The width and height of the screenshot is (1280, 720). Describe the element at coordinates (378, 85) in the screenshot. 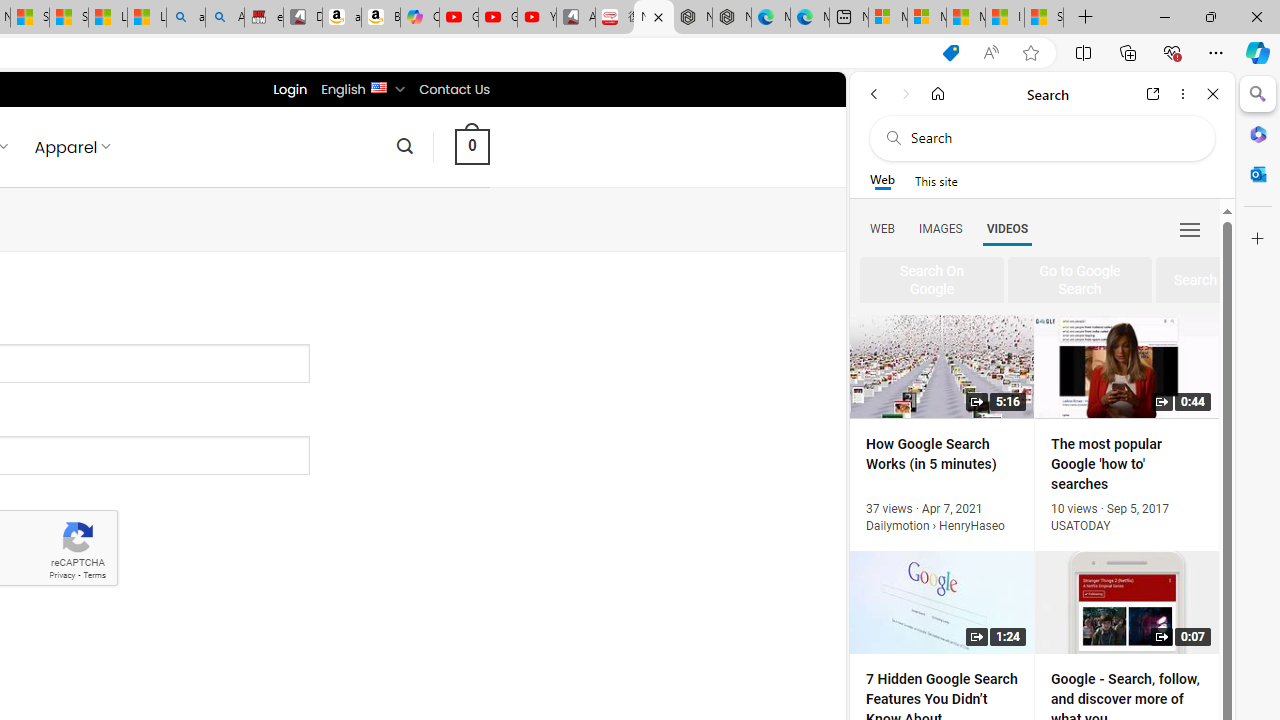

I see `'English'` at that location.